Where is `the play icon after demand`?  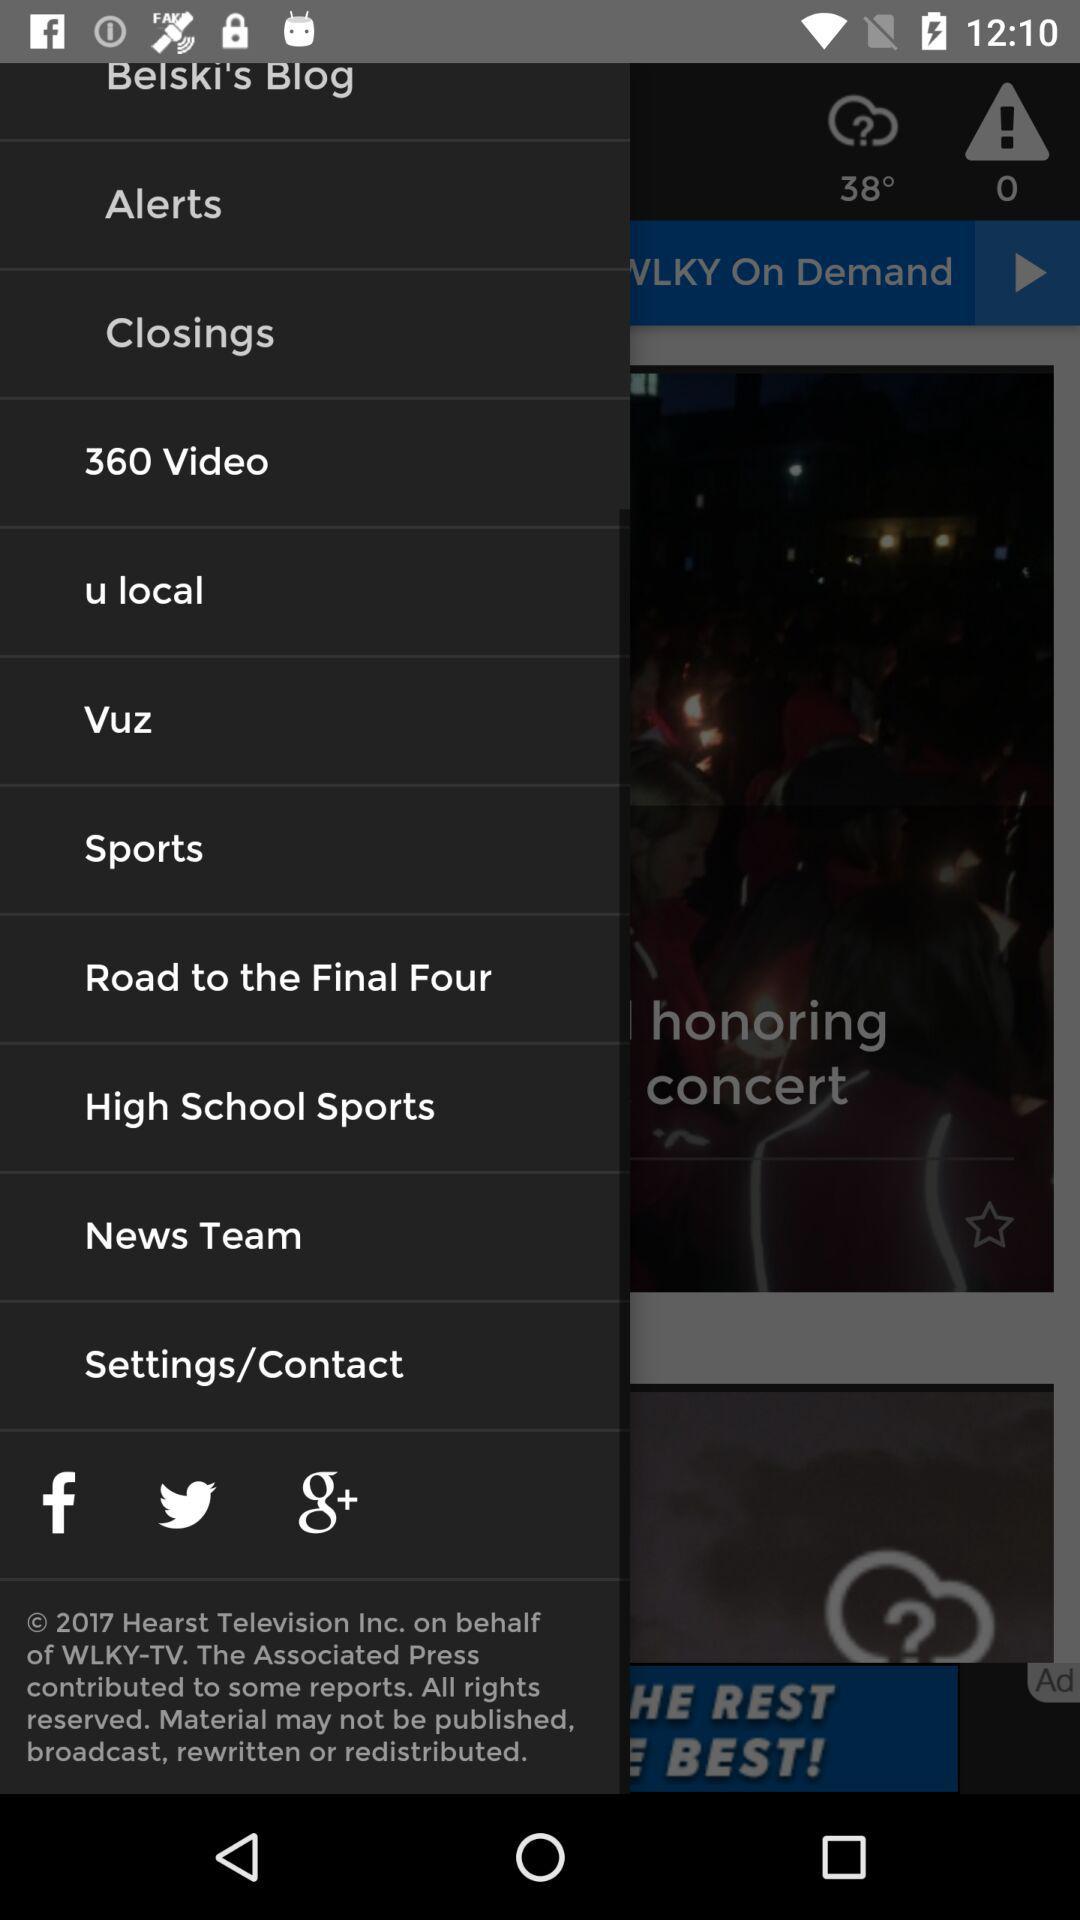
the play icon after demand is located at coordinates (1026, 272).